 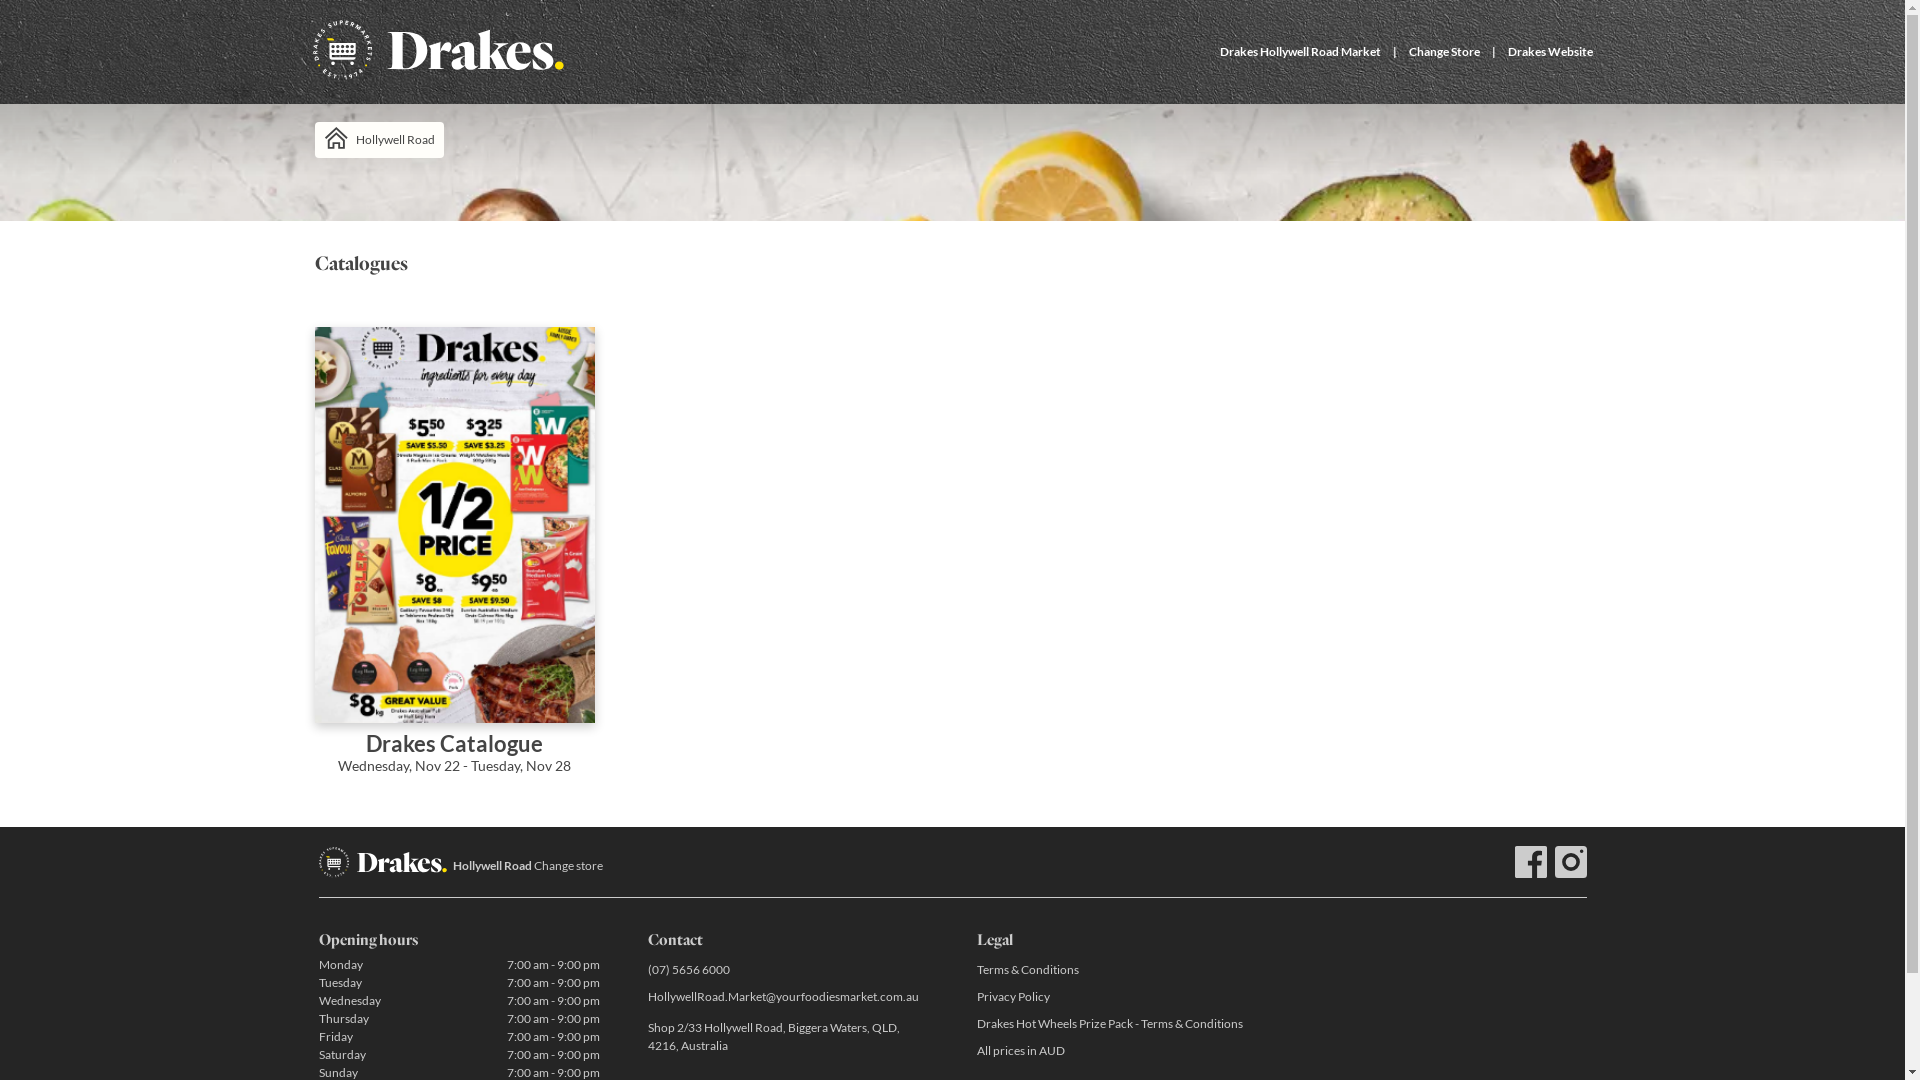 What do you see at coordinates (378, 138) in the screenshot?
I see `'Hollywell Road'` at bounding box center [378, 138].